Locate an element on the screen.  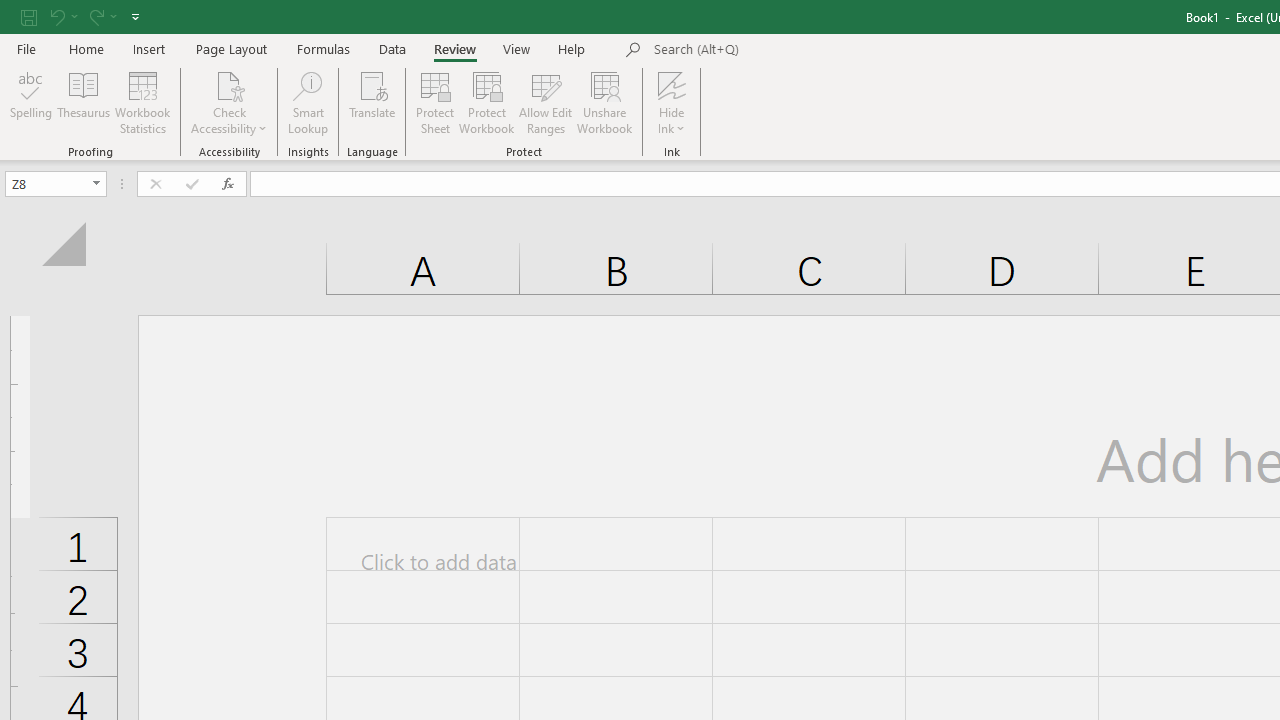
'System' is located at coordinates (10, 11).